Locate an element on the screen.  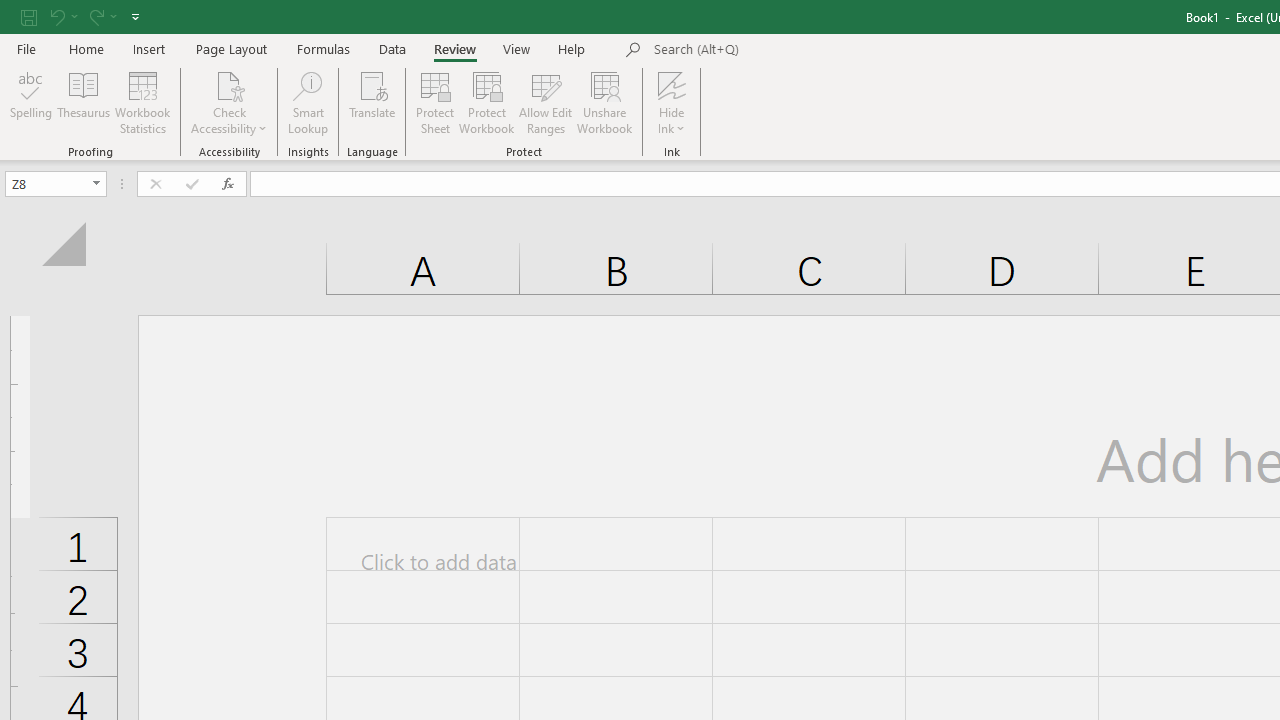
'System' is located at coordinates (10, 11).